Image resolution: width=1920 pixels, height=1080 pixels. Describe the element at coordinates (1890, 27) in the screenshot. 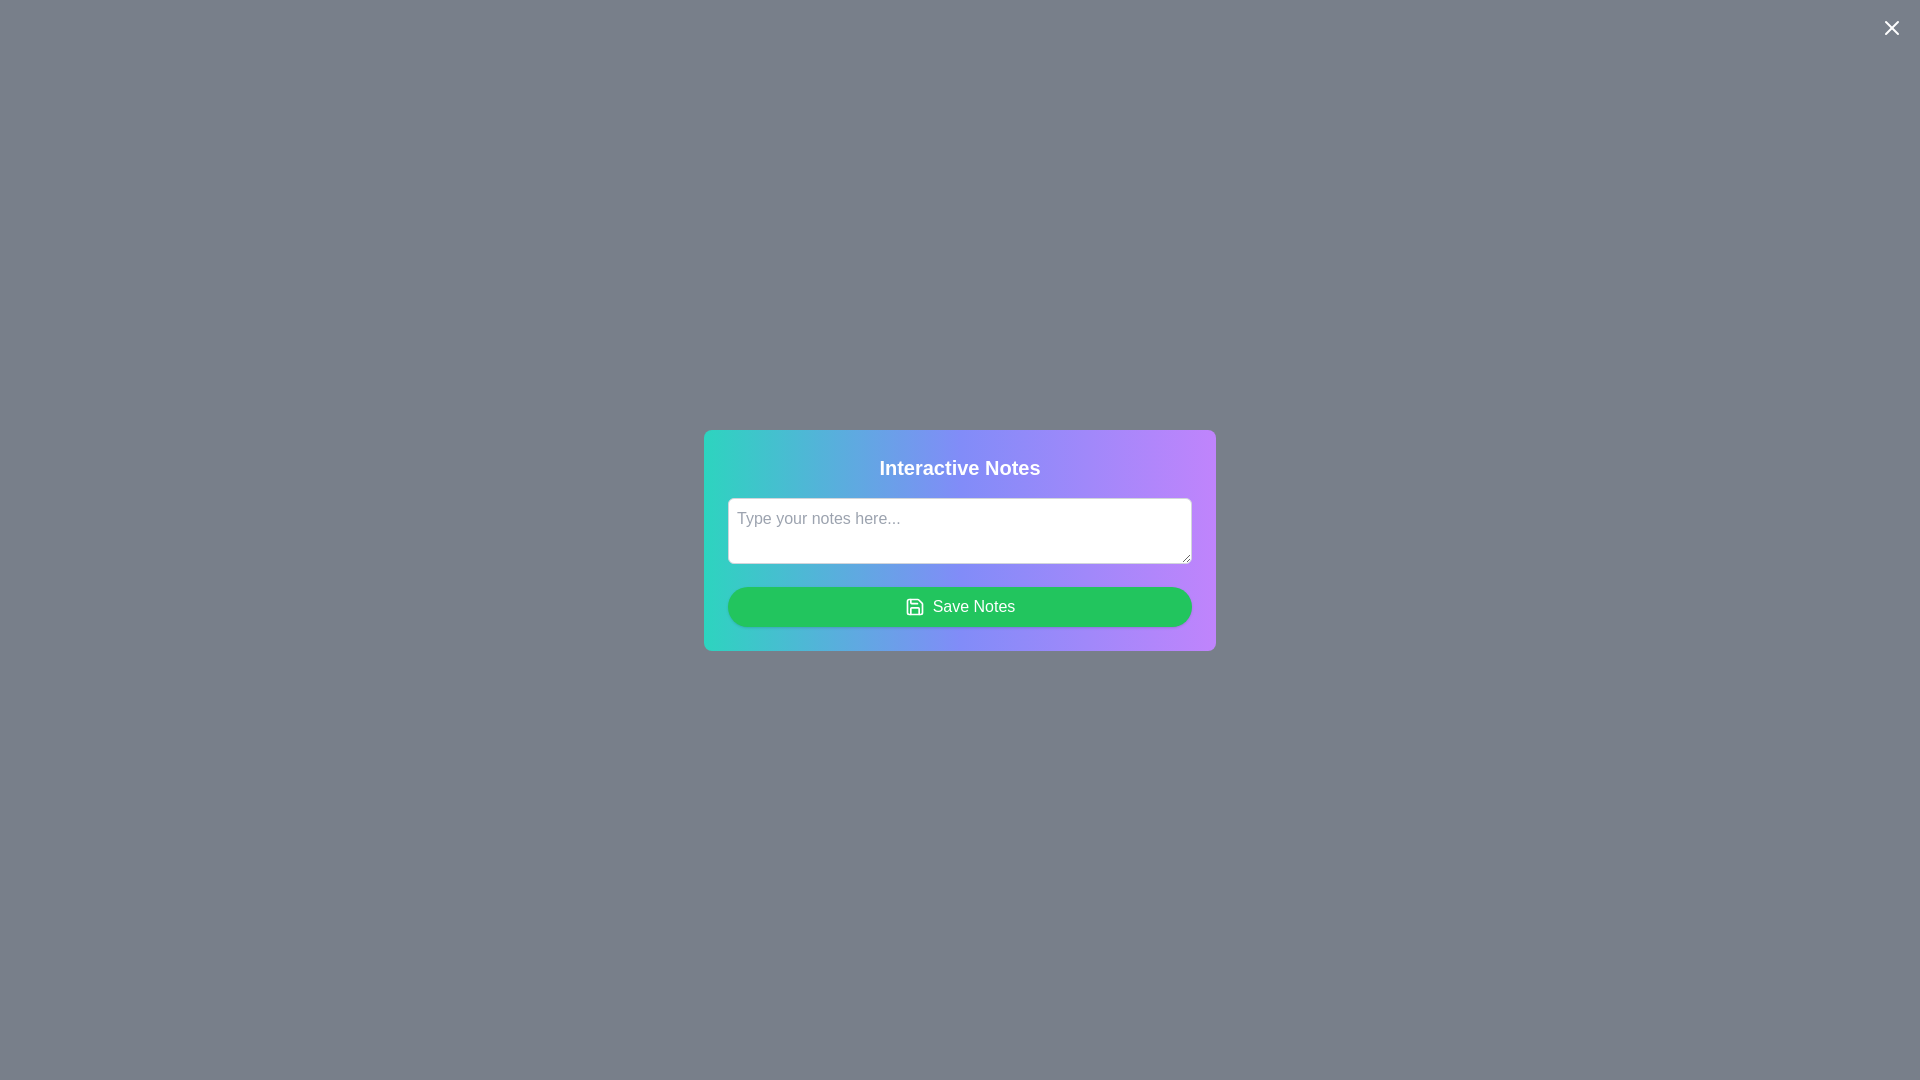

I see `the close button to close the dialog` at that location.